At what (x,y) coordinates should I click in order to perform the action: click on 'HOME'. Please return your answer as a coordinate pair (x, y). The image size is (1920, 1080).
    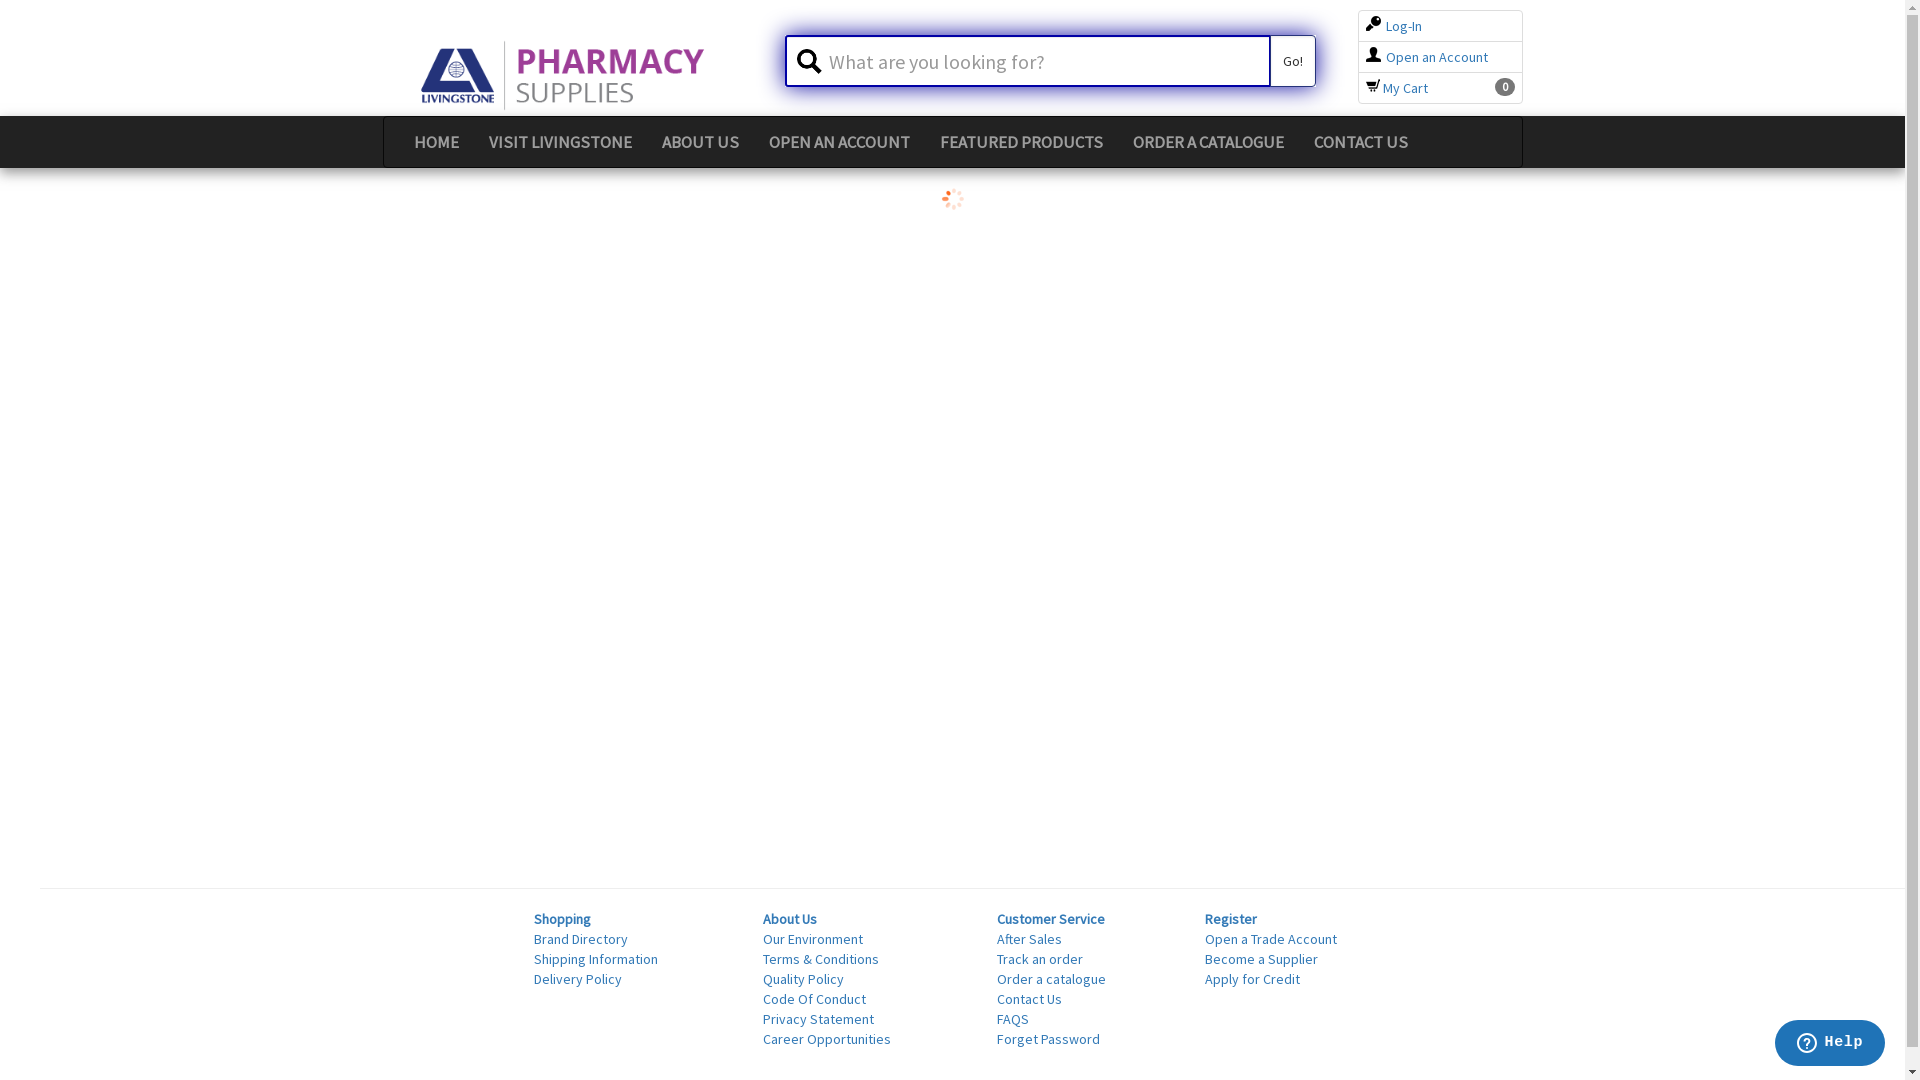
    Looking at the image, I should click on (398, 141).